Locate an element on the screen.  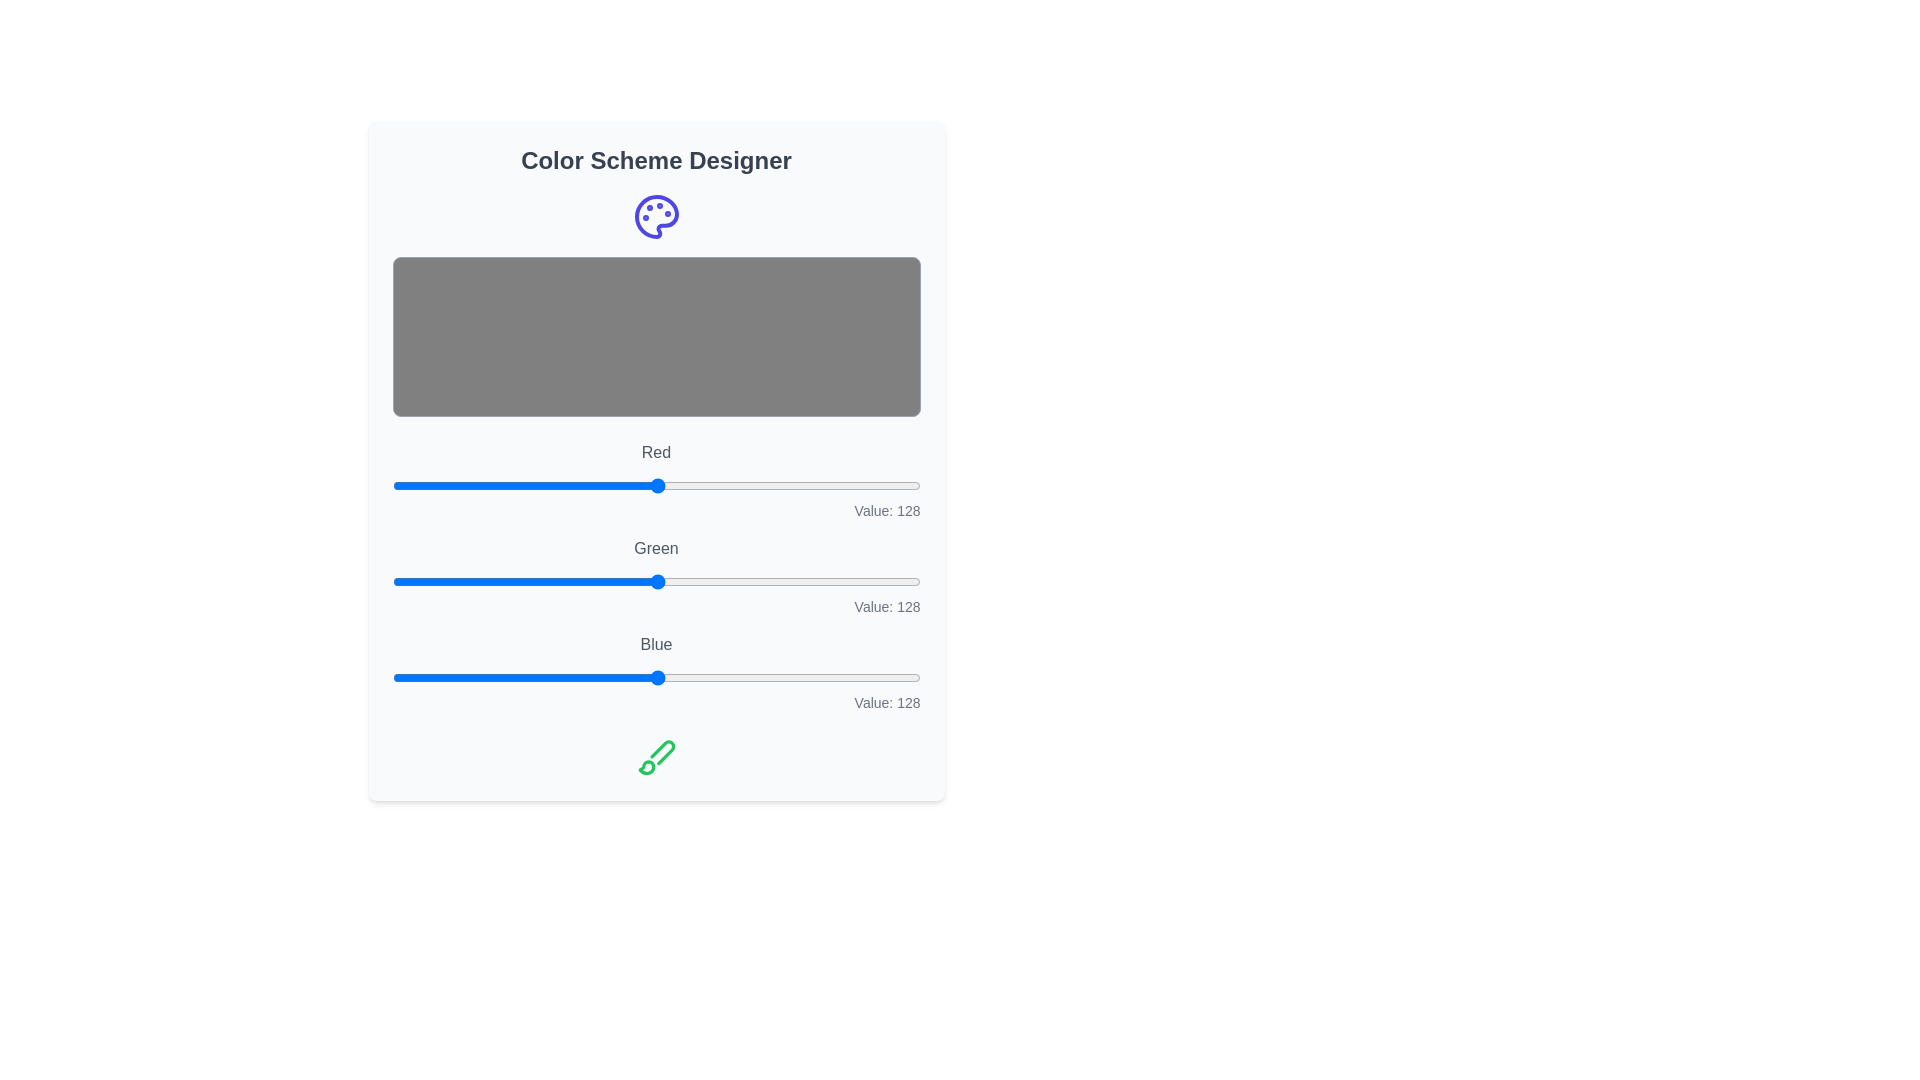
the red component intensity is located at coordinates (569, 486).